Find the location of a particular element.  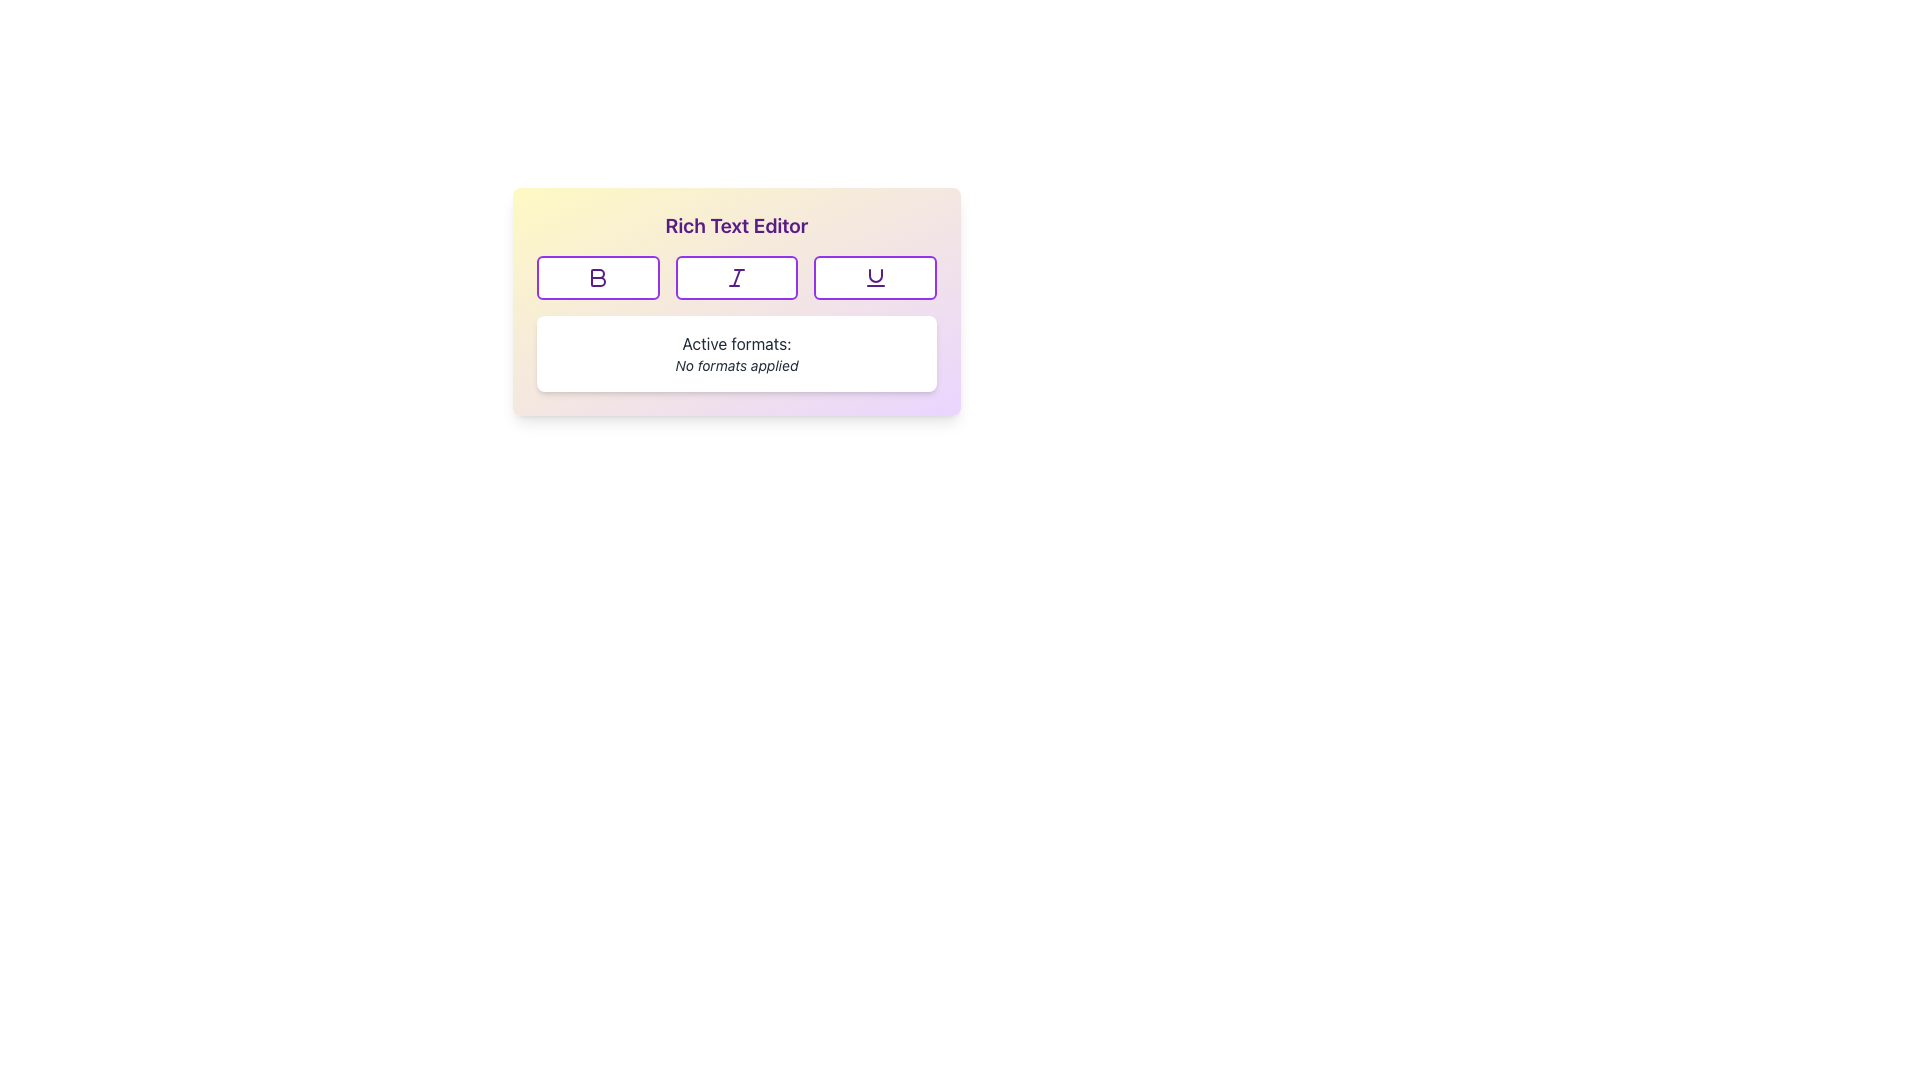

the second formatting button in the 'Rich Text Editor' is located at coordinates (735, 277).